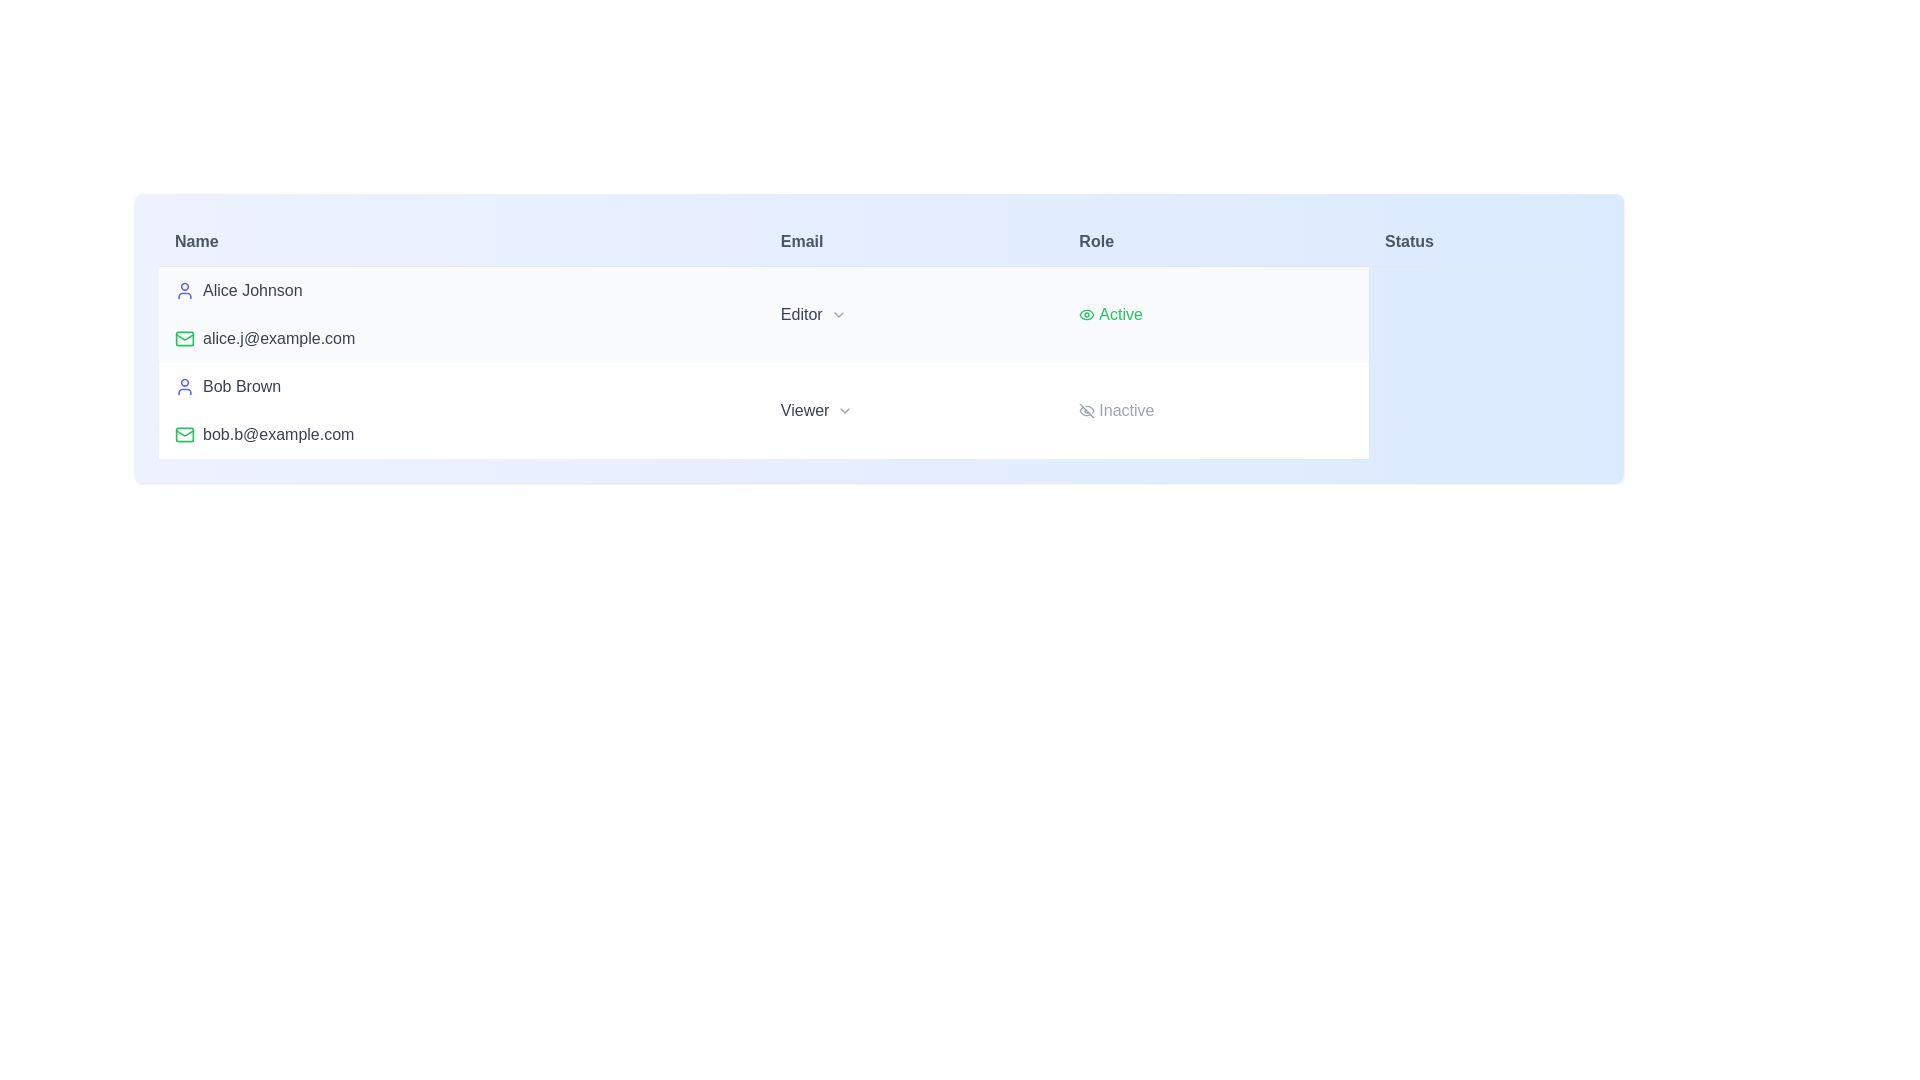 The height and width of the screenshot is (1080, 1920). I want to click on the status indication of the user Bob Brown, which is represented by the Text Label in the second row under the 'Status' column, so click(1215, 410).